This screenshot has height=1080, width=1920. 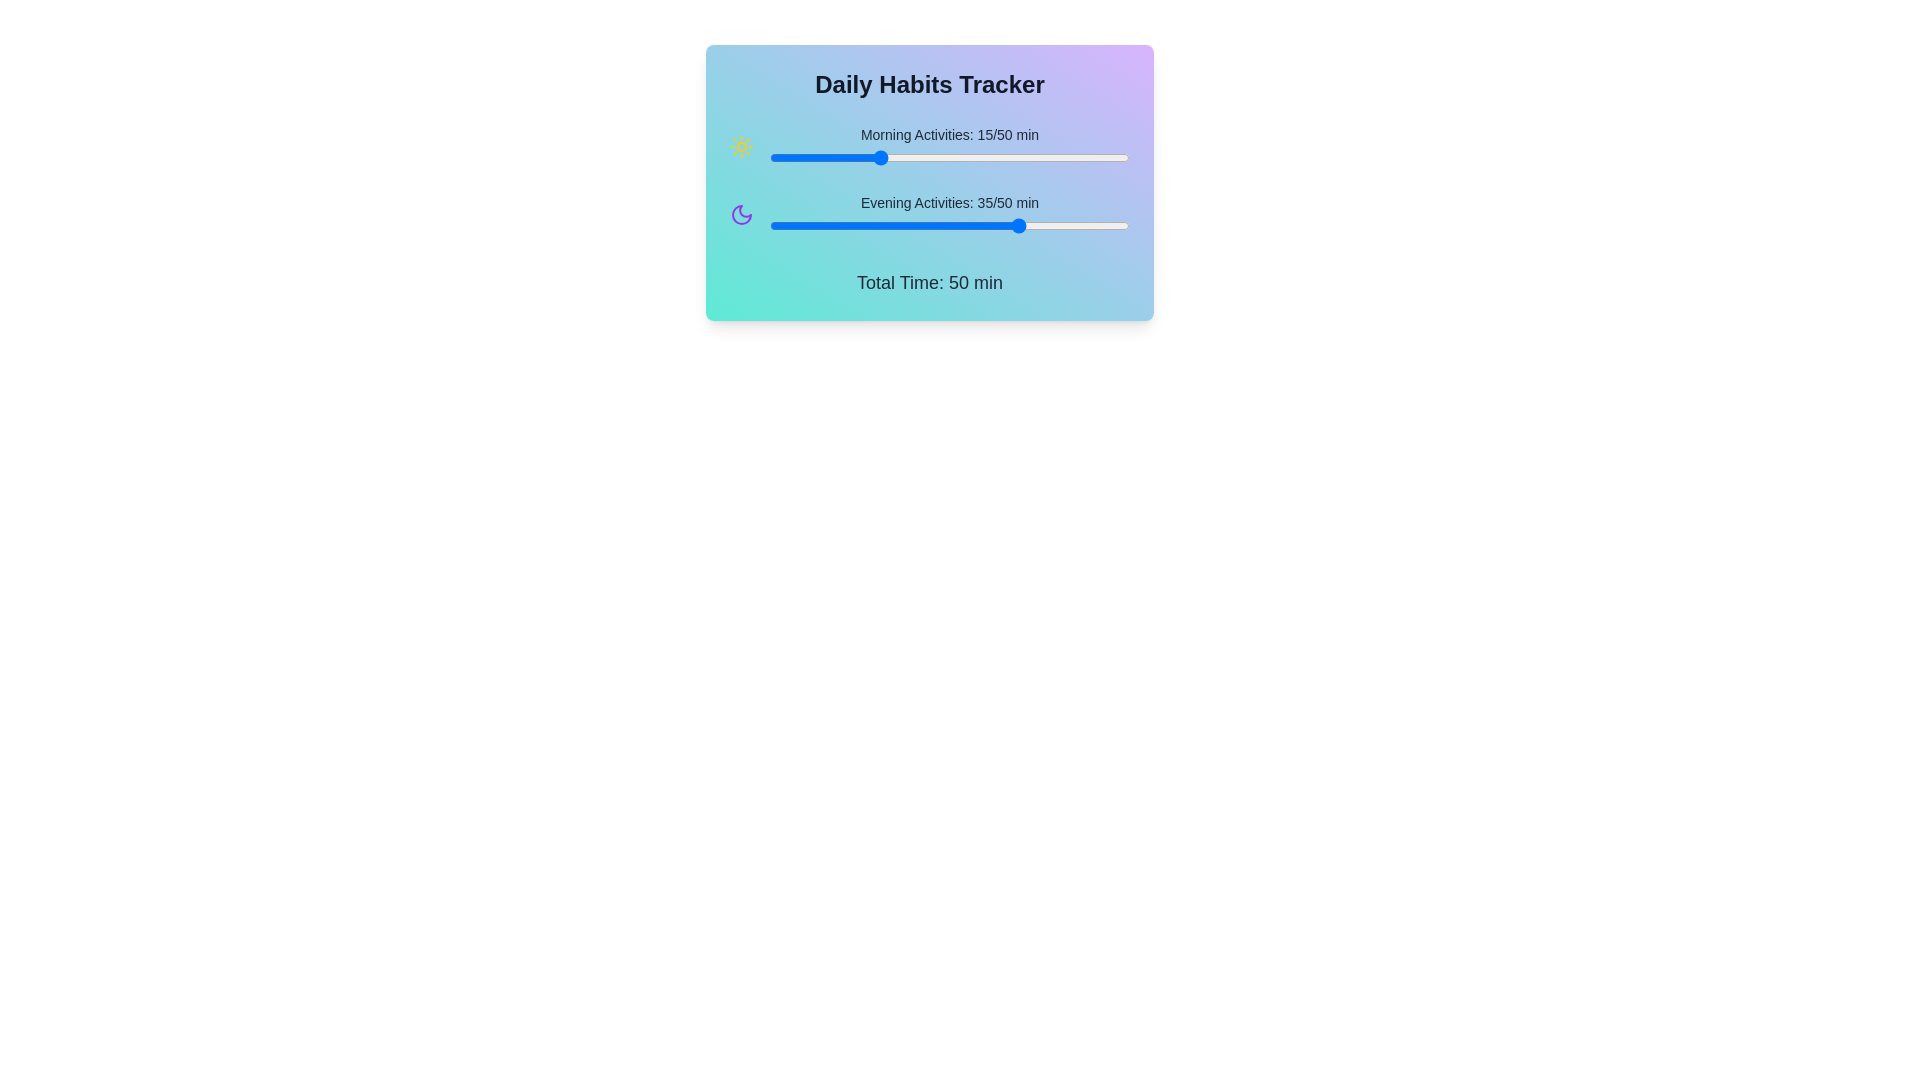 I want to click on the evening activity time, so click(x=849, y=225).